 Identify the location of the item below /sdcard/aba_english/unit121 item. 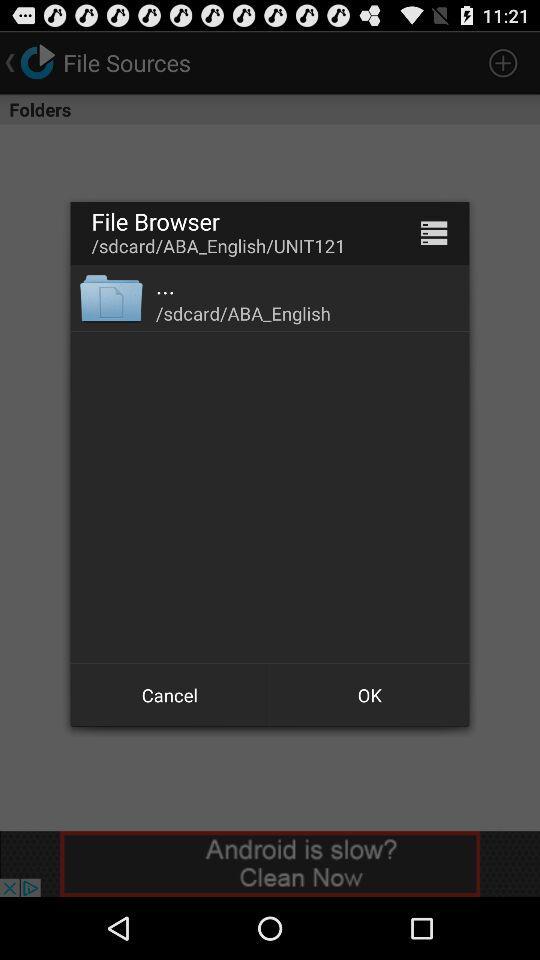
(164, 284).